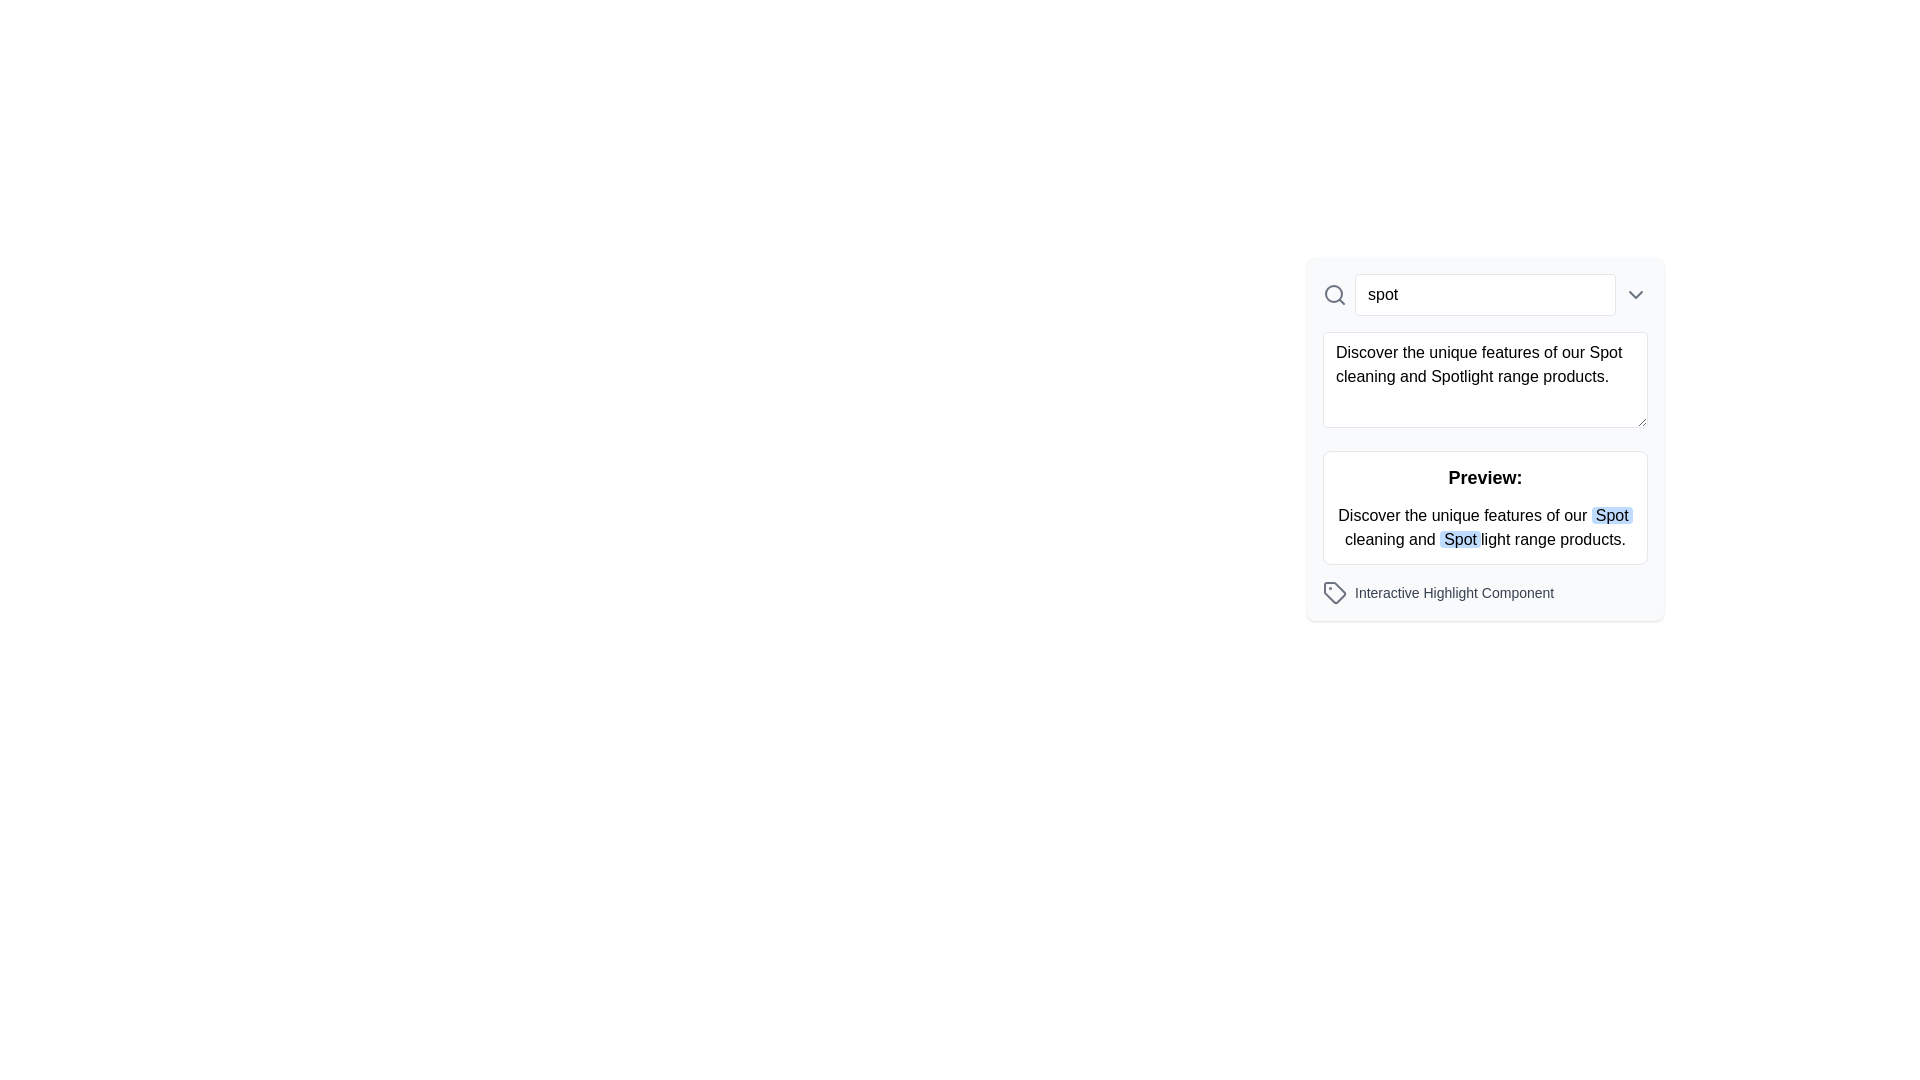 The width and height of the screenshot is (1920, 1080). Describe the element at coordinates (1460, 538) in the screenshot. I see `the highlighted word 'Spot' in the paragraph` at that location.